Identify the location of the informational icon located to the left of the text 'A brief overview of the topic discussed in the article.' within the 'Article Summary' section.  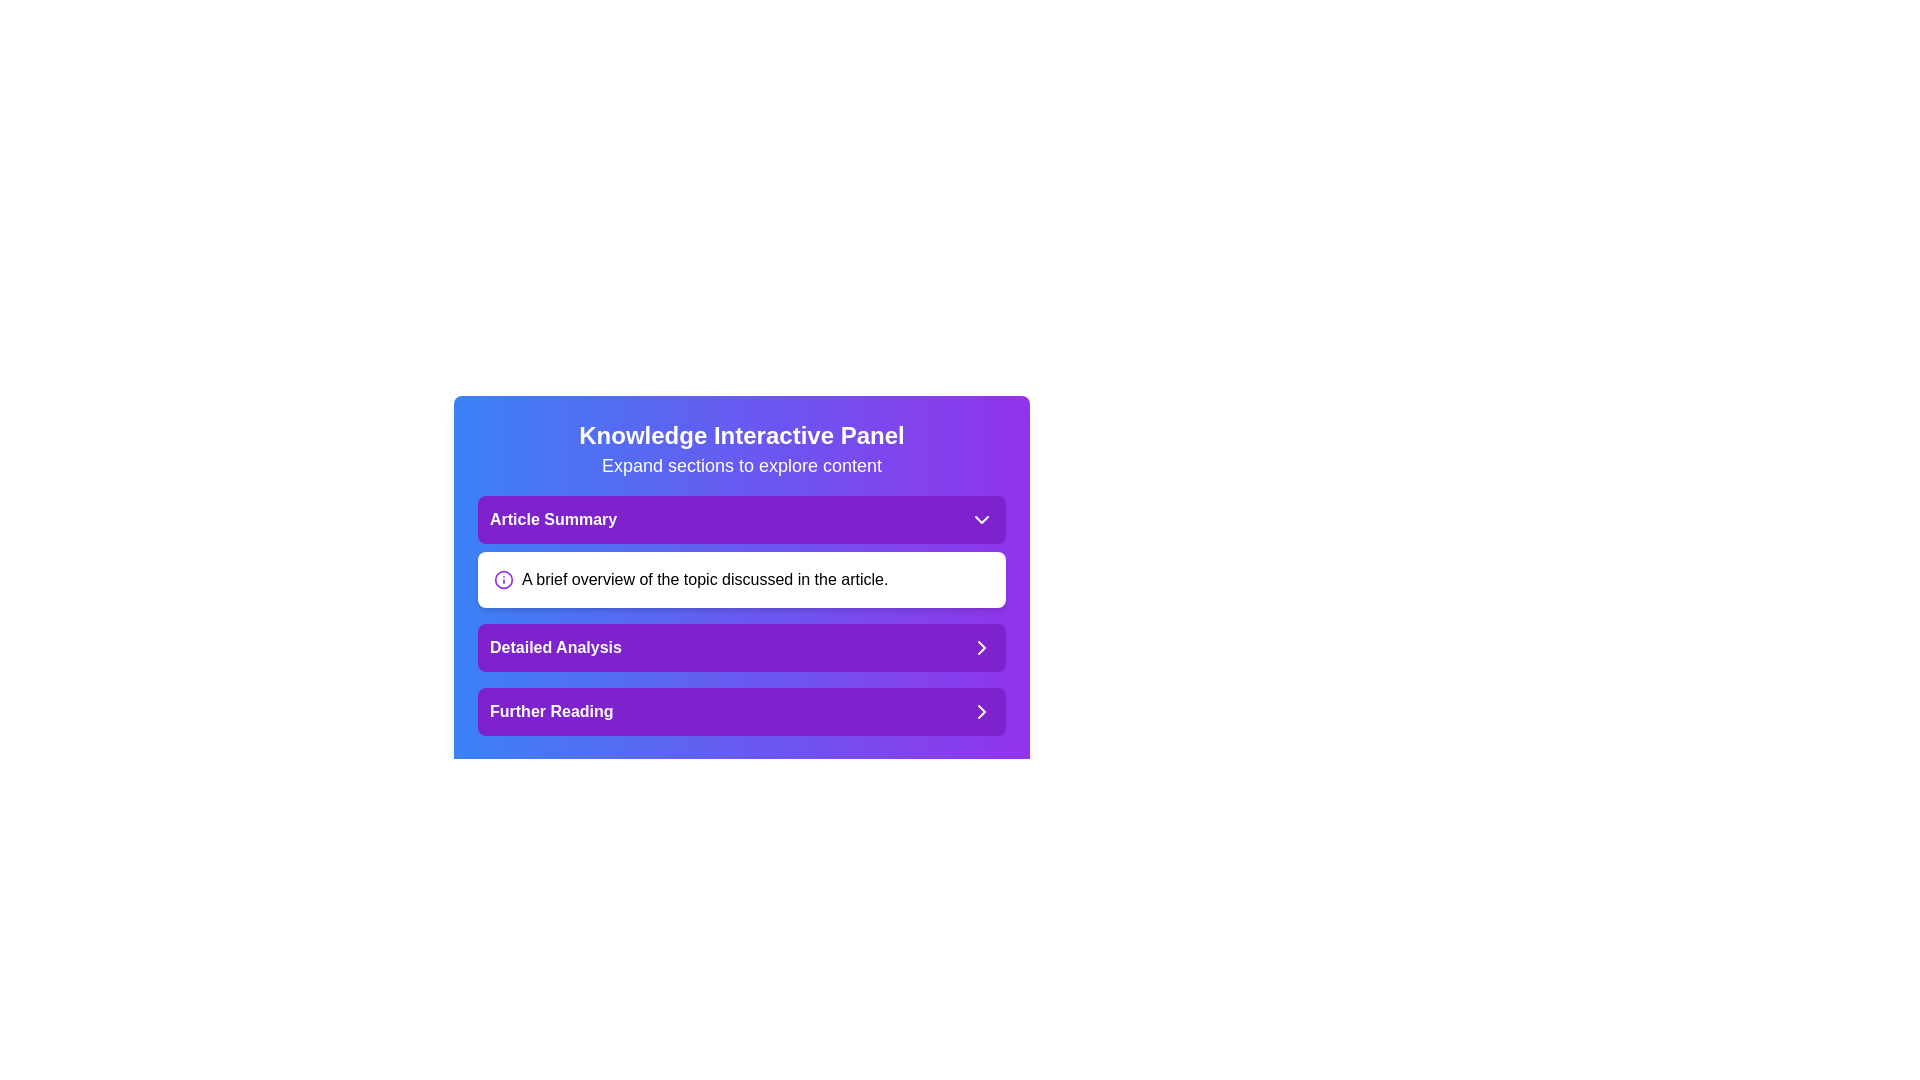
(504, 579).